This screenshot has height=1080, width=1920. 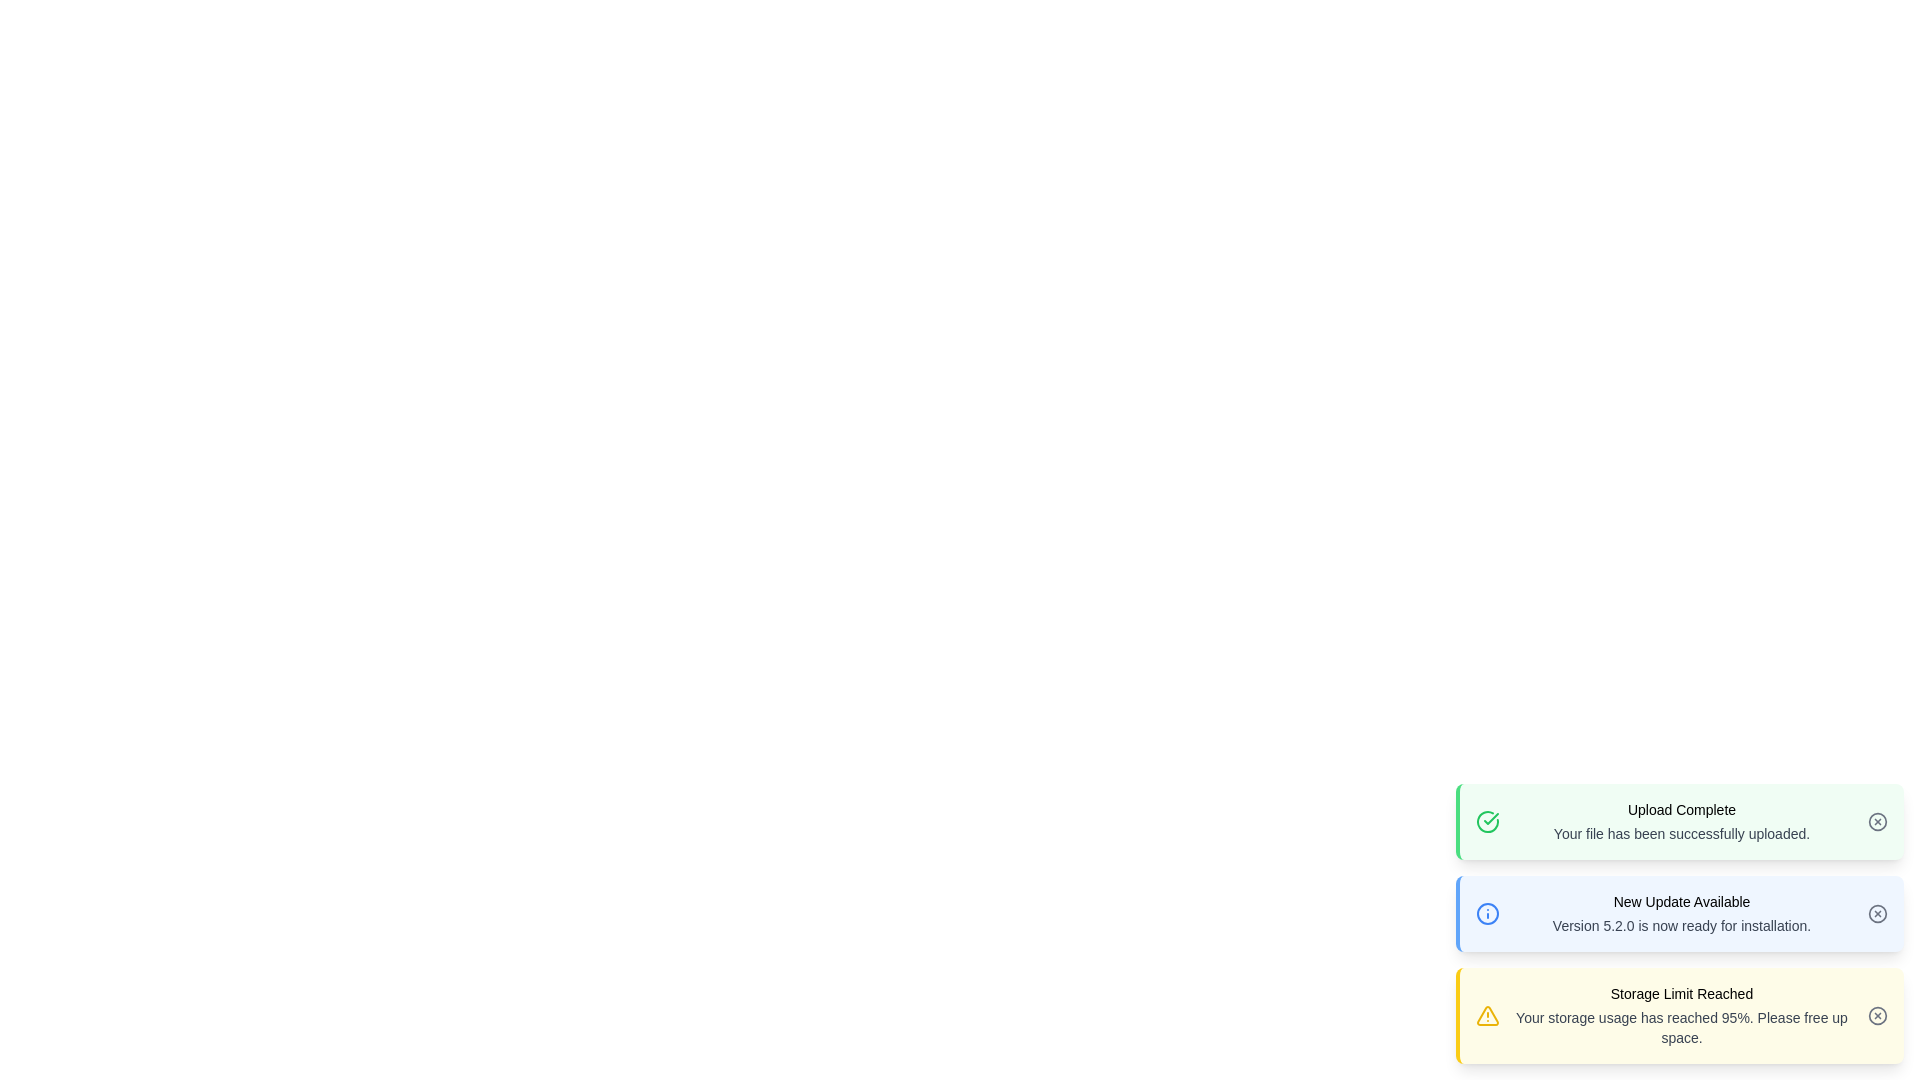 I want to click on the success icon located to the left of the 'Upload Complete' message in the topmost notification section, so click(x=1488, y=821).